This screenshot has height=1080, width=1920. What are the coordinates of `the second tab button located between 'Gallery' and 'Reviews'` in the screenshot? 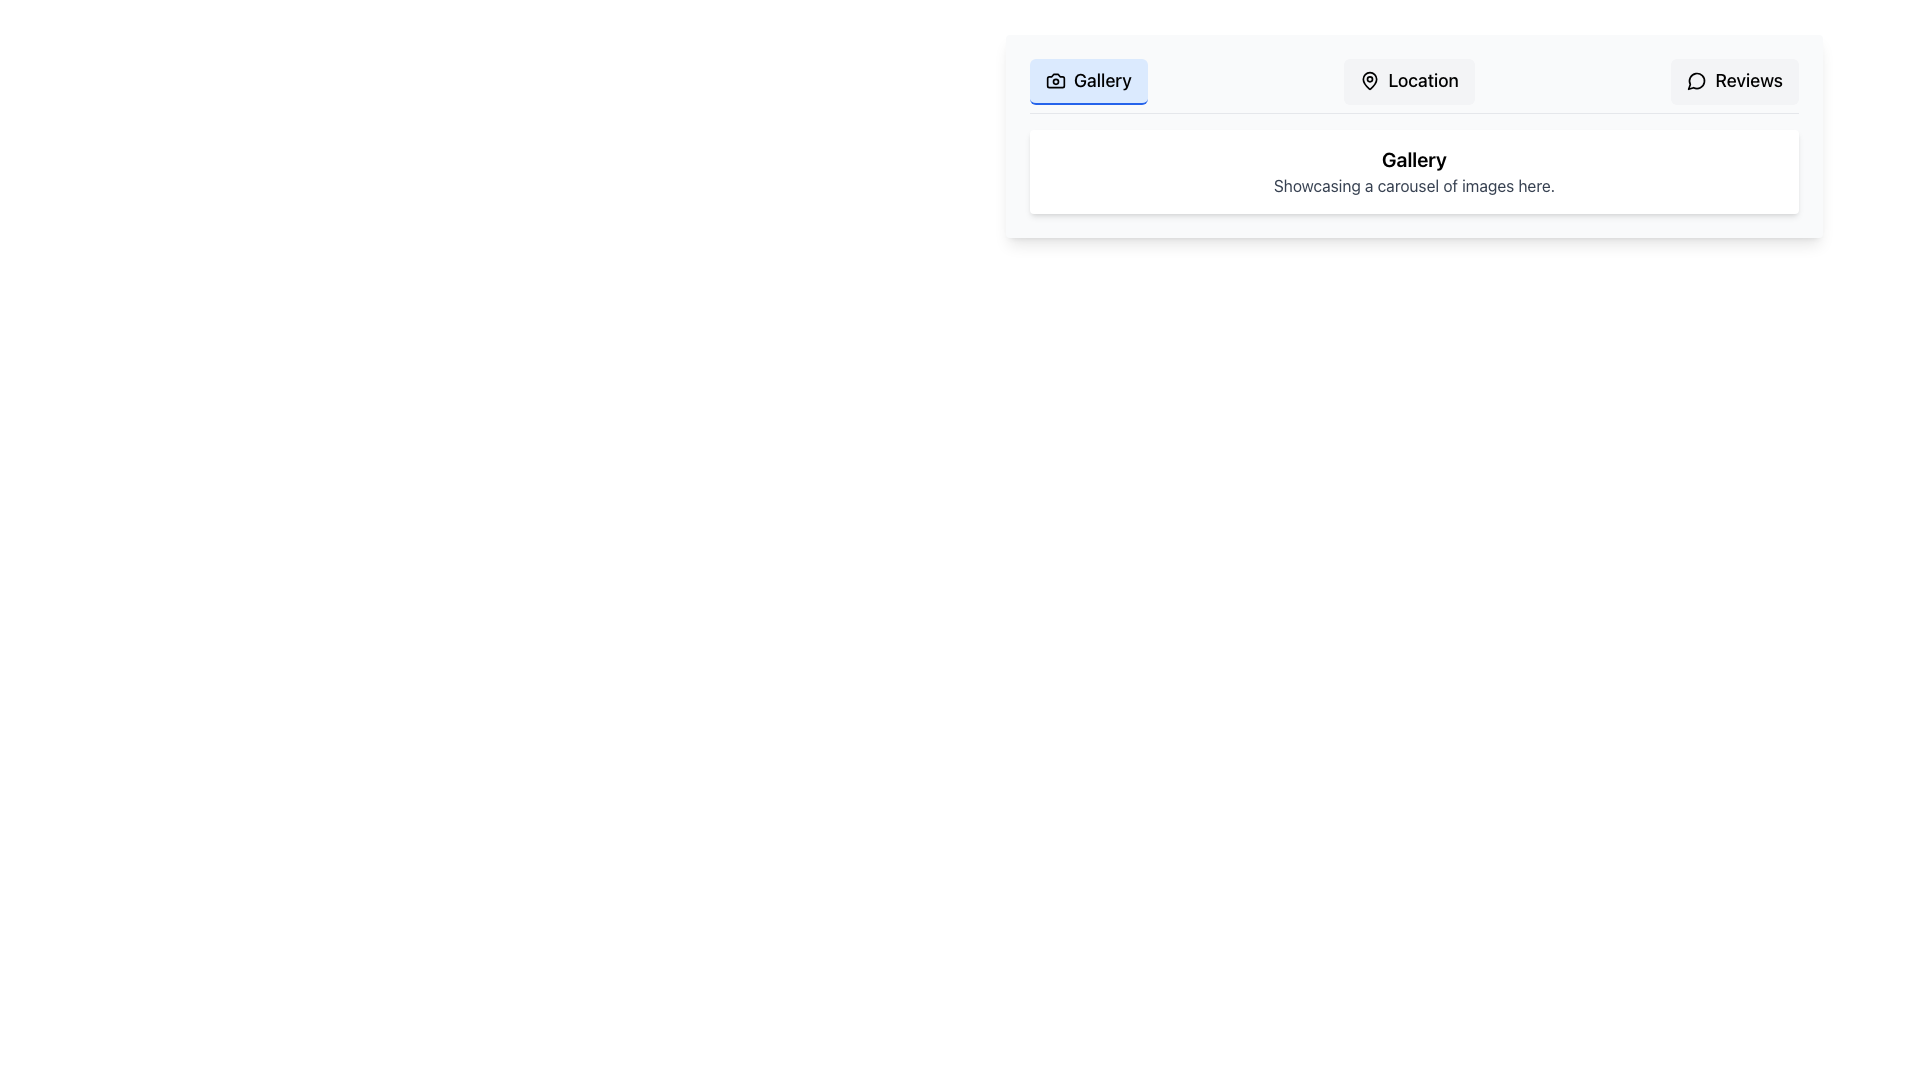 It's located at (1408, 80).